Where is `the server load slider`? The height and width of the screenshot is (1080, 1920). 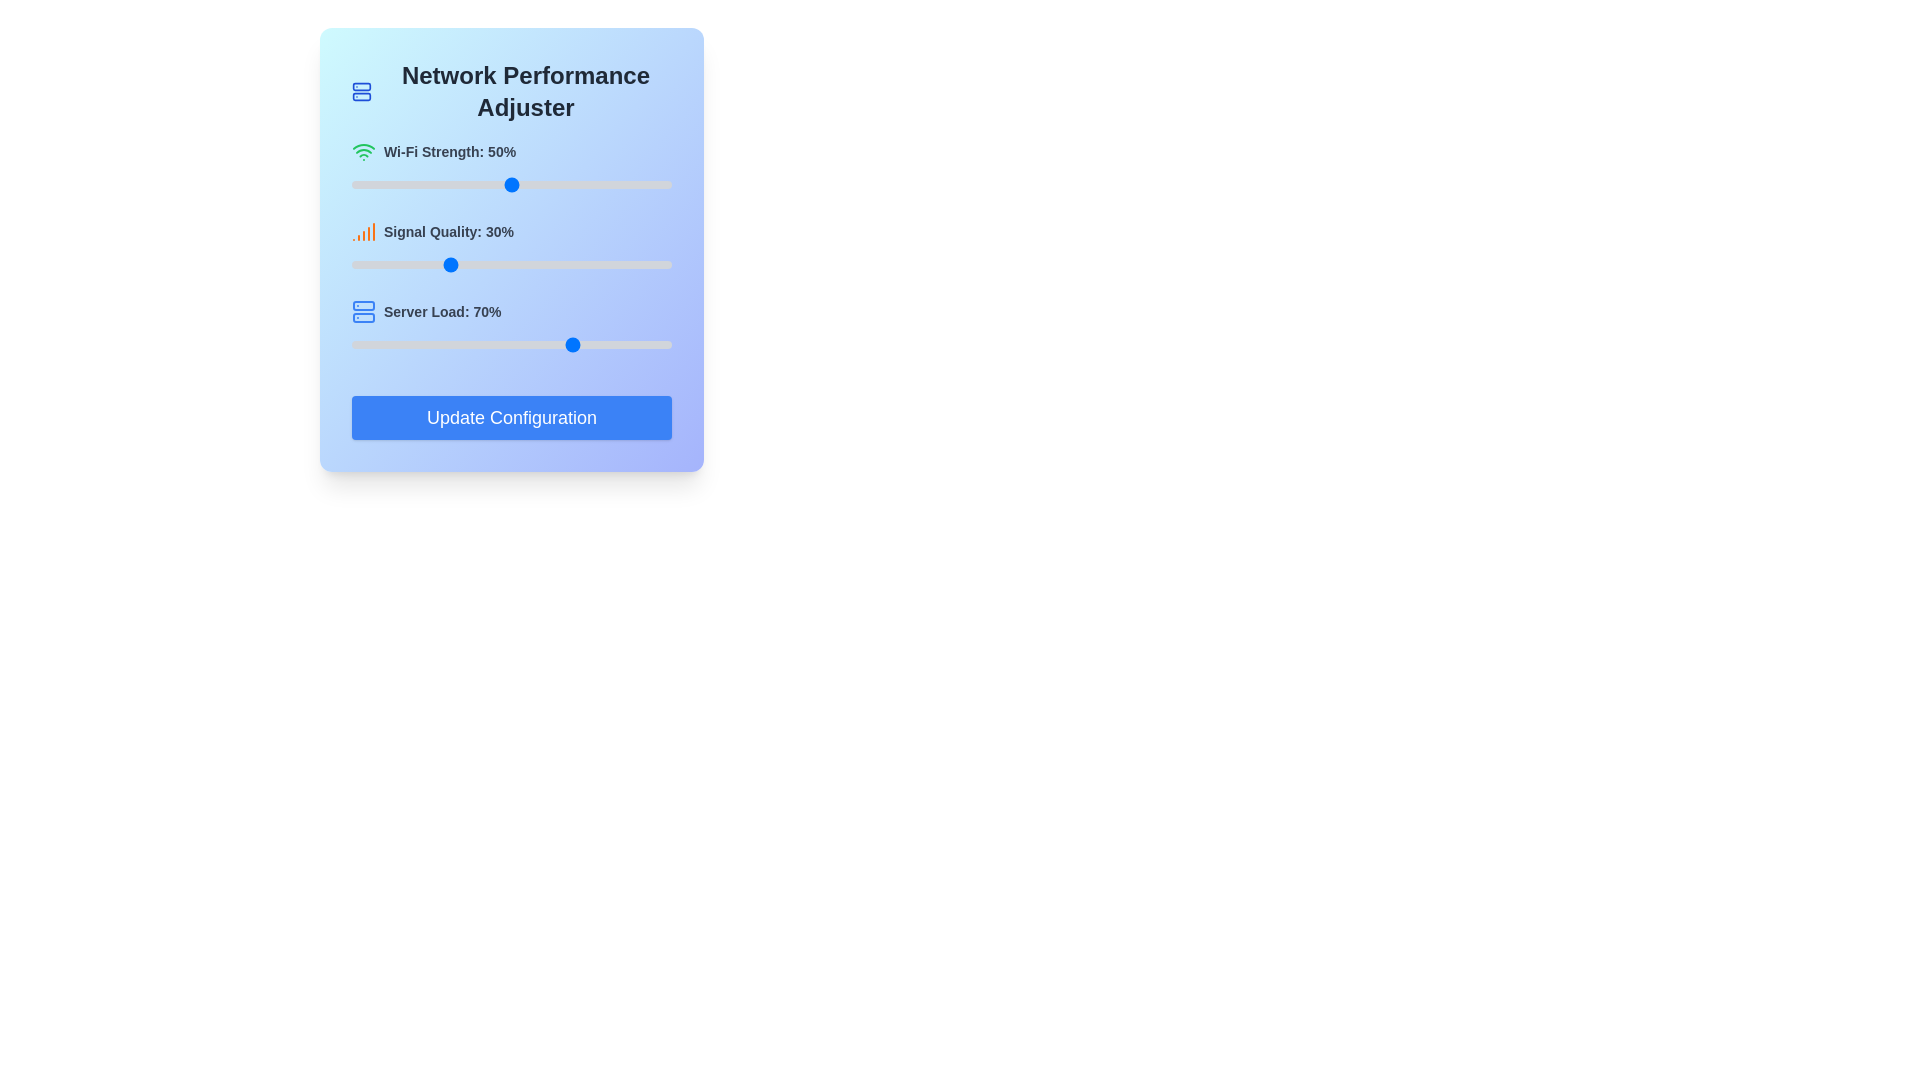
the server load slider is located at coordinates (396, 343).